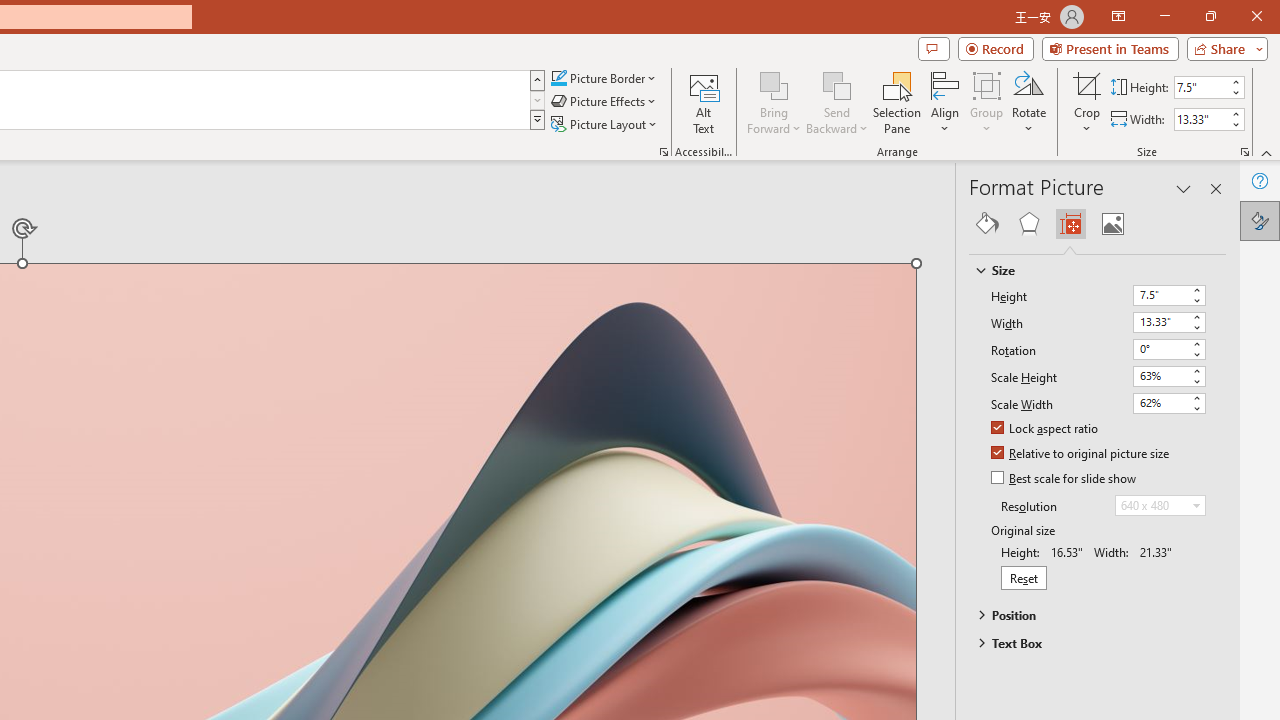  Describe the element at coordinates (1160, 376) in the screenshot. I see `'Scale Height'` at that location.